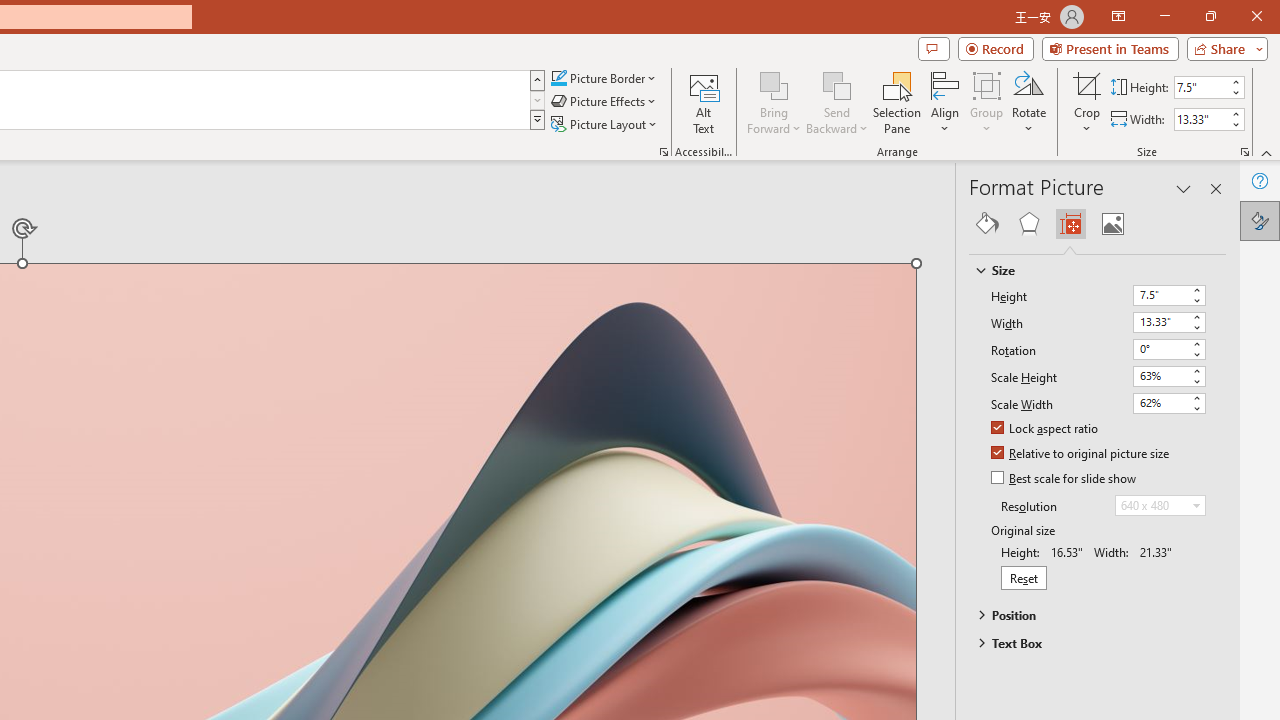  Describe the element at coordinates (1160, 376) in the screenshot. I see `'Scale Height'` at that location.